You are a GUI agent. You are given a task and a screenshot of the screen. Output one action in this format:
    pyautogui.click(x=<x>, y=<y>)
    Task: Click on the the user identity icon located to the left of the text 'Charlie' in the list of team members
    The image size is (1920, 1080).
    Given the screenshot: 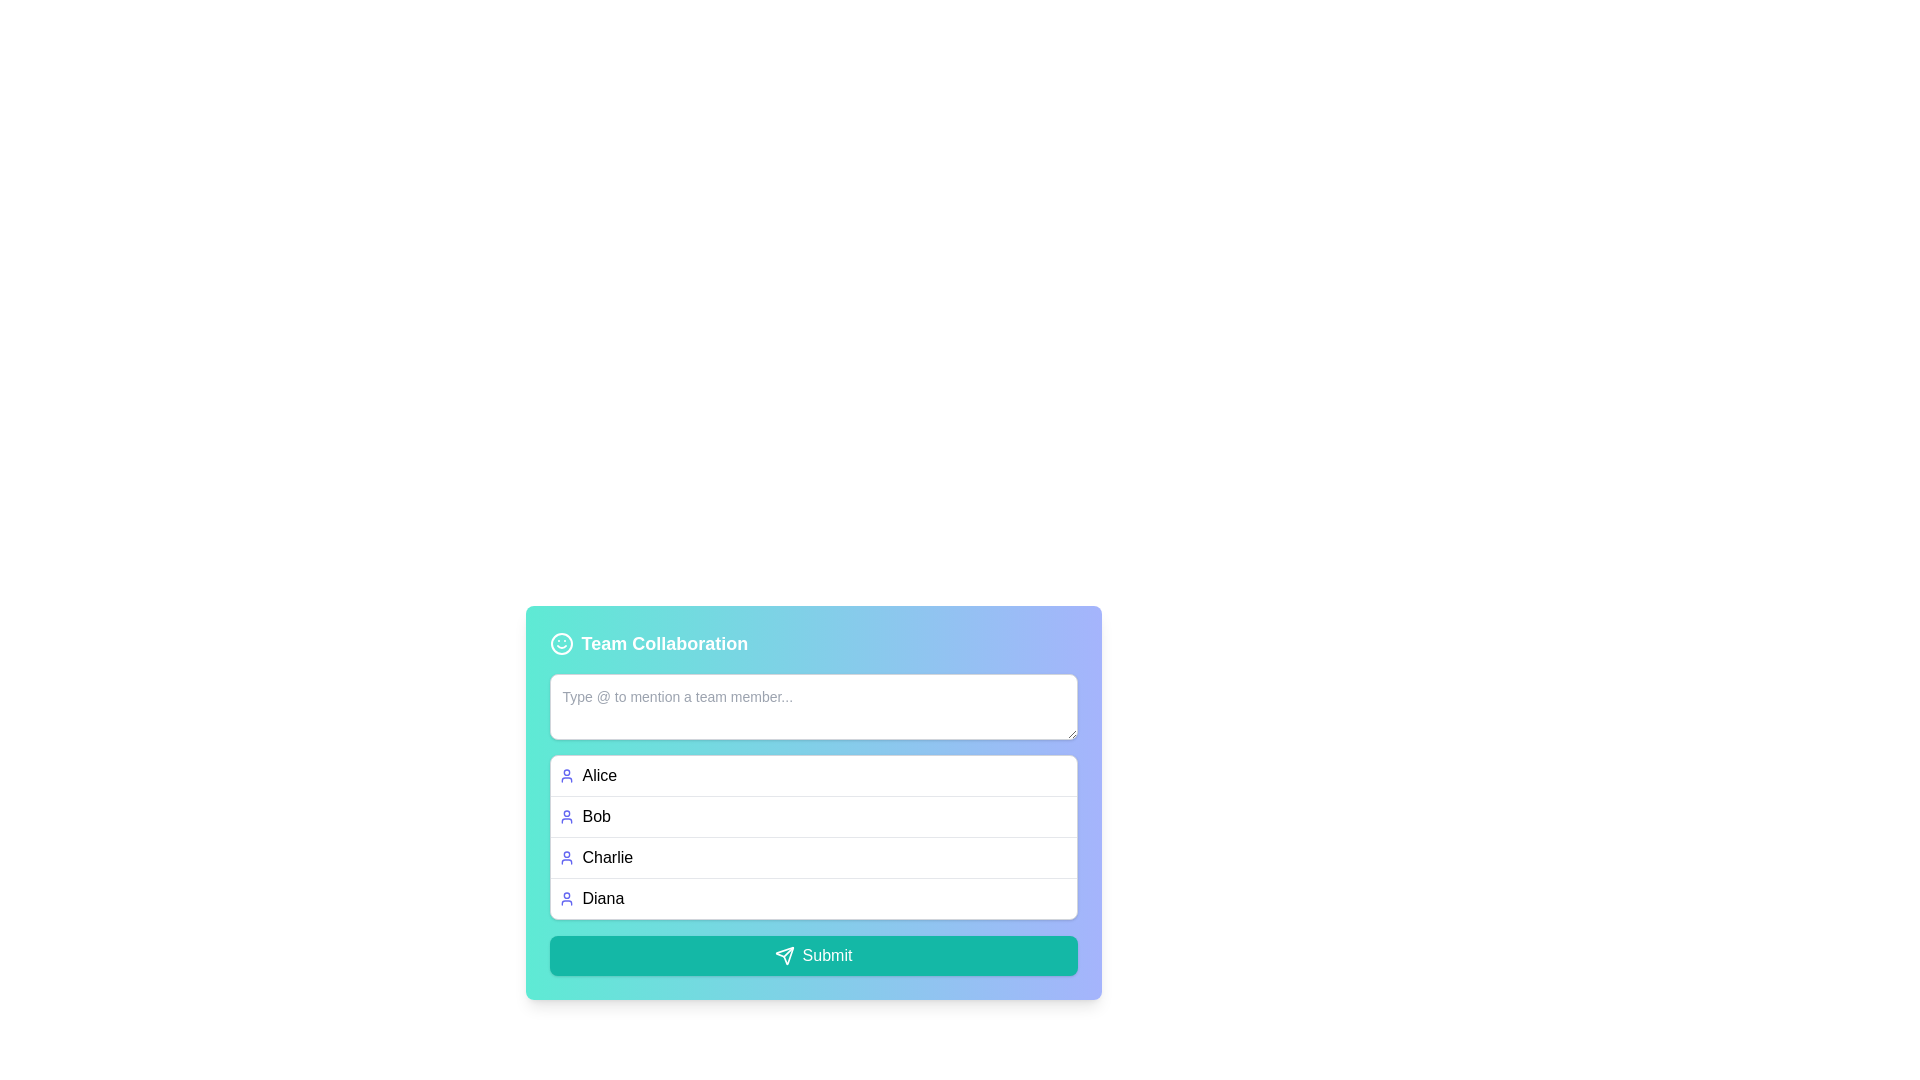 What is the action you would take?
    pyautogui.click(x=565, y=856)
    